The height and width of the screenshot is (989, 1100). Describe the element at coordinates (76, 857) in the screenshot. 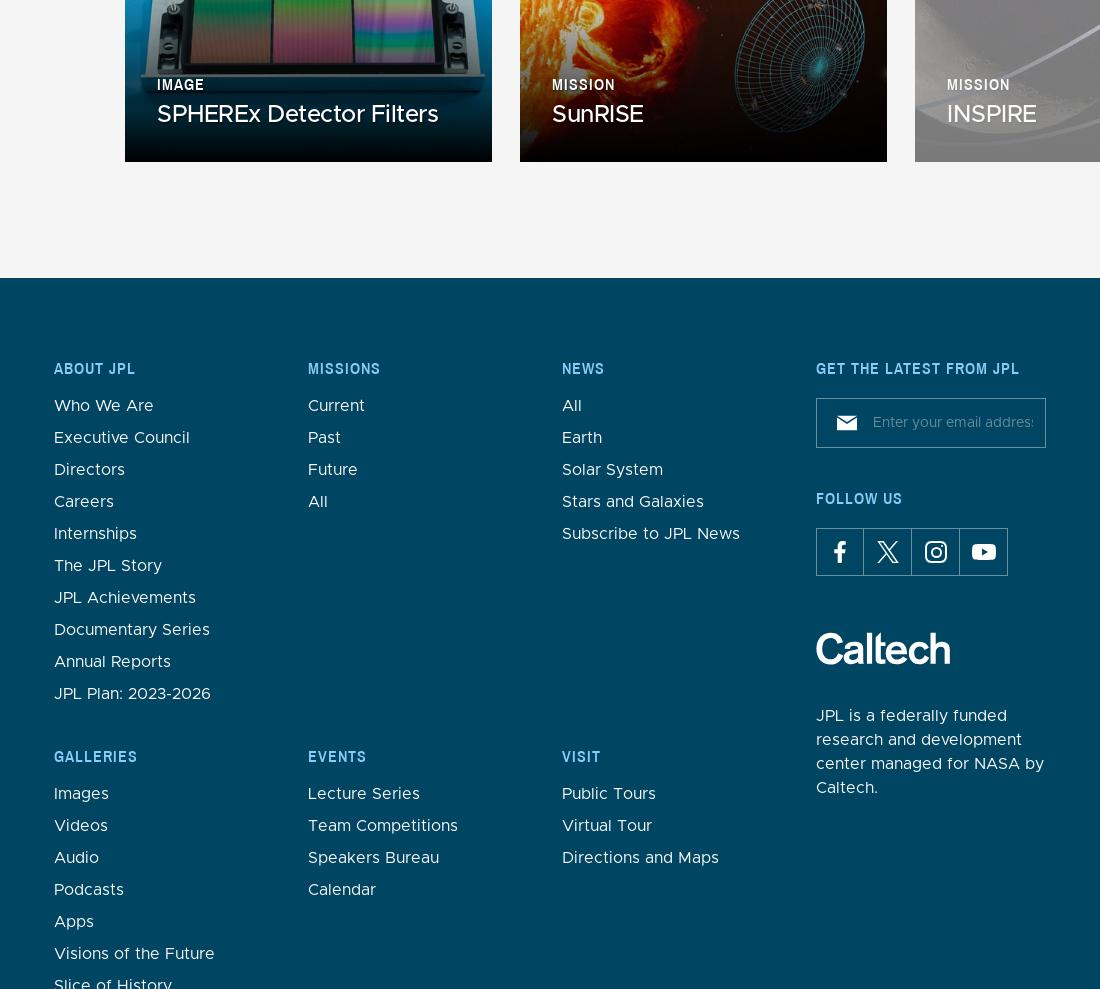

I see `'Audio'` at that location.